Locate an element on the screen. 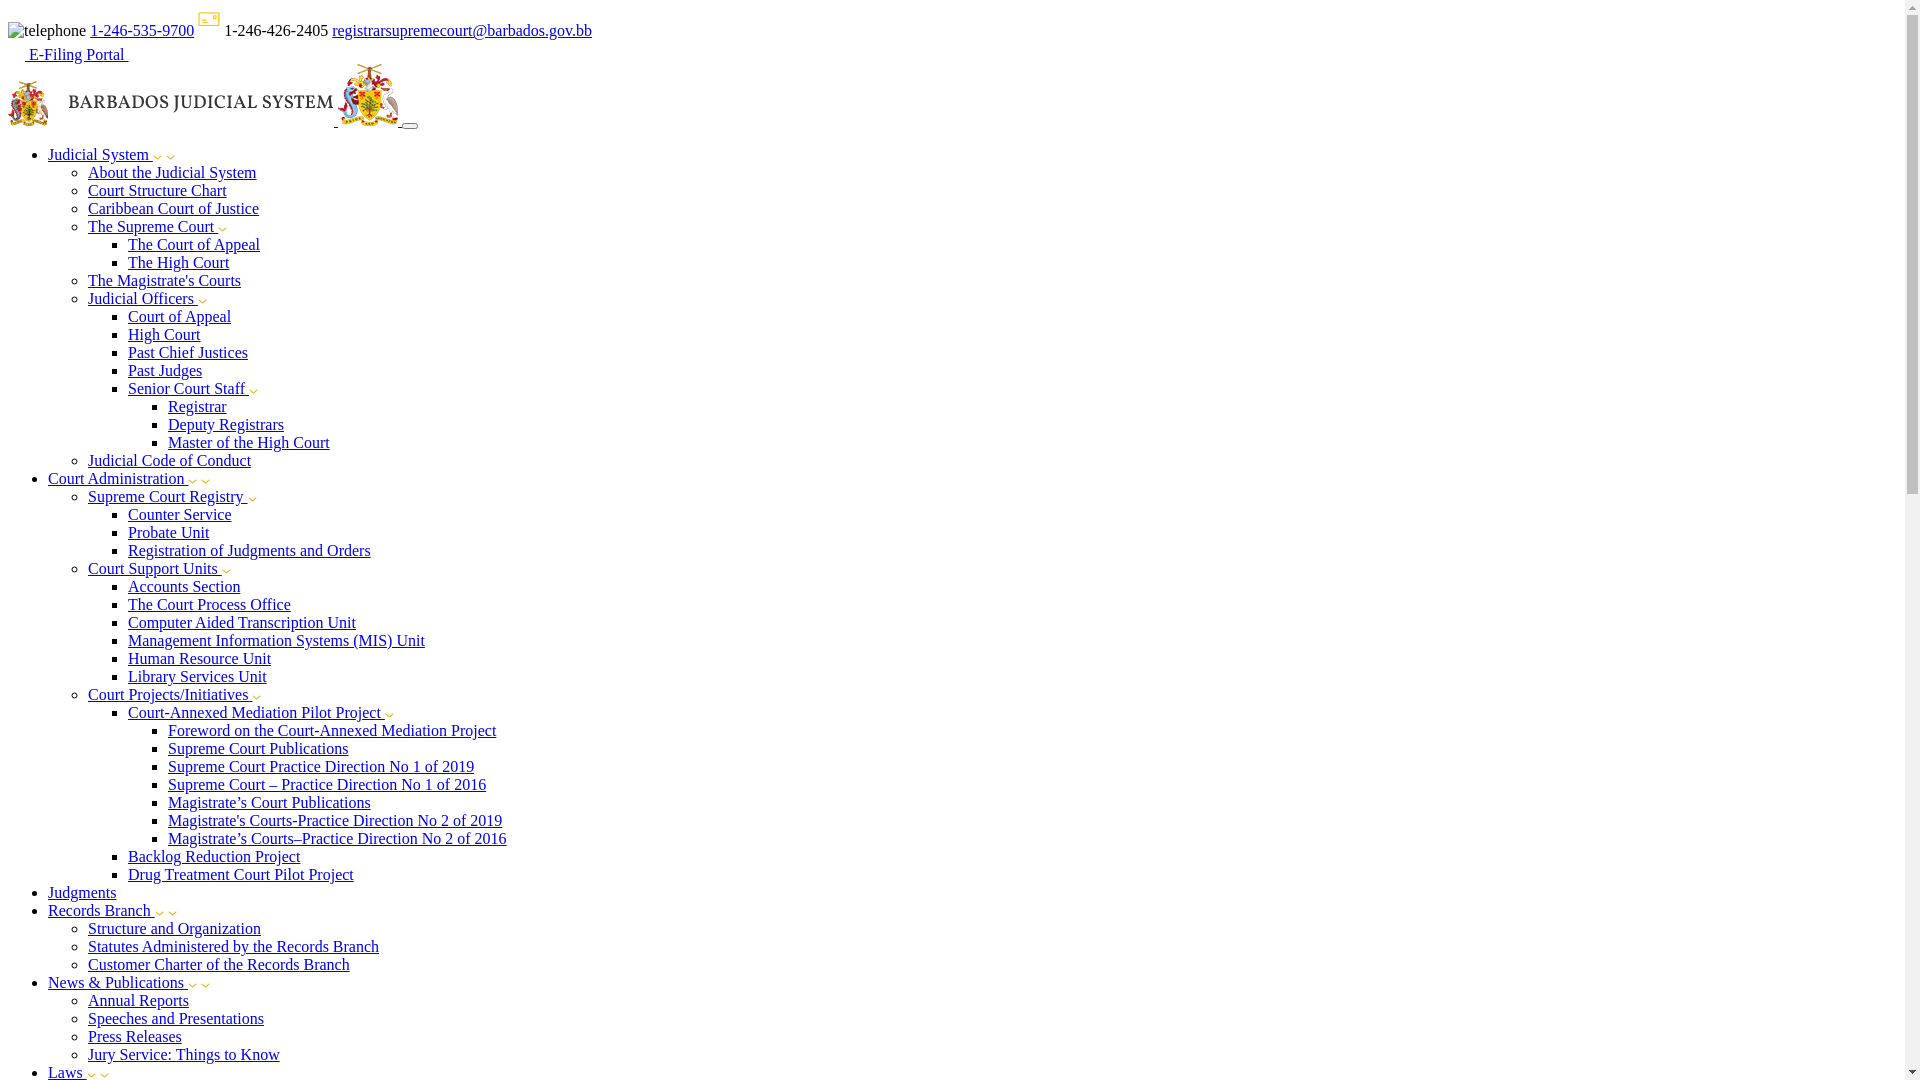 The height and width of the screenshot is (1080, 1920). 'Speeches and Presentations' is located at coordinates (176, 1018).